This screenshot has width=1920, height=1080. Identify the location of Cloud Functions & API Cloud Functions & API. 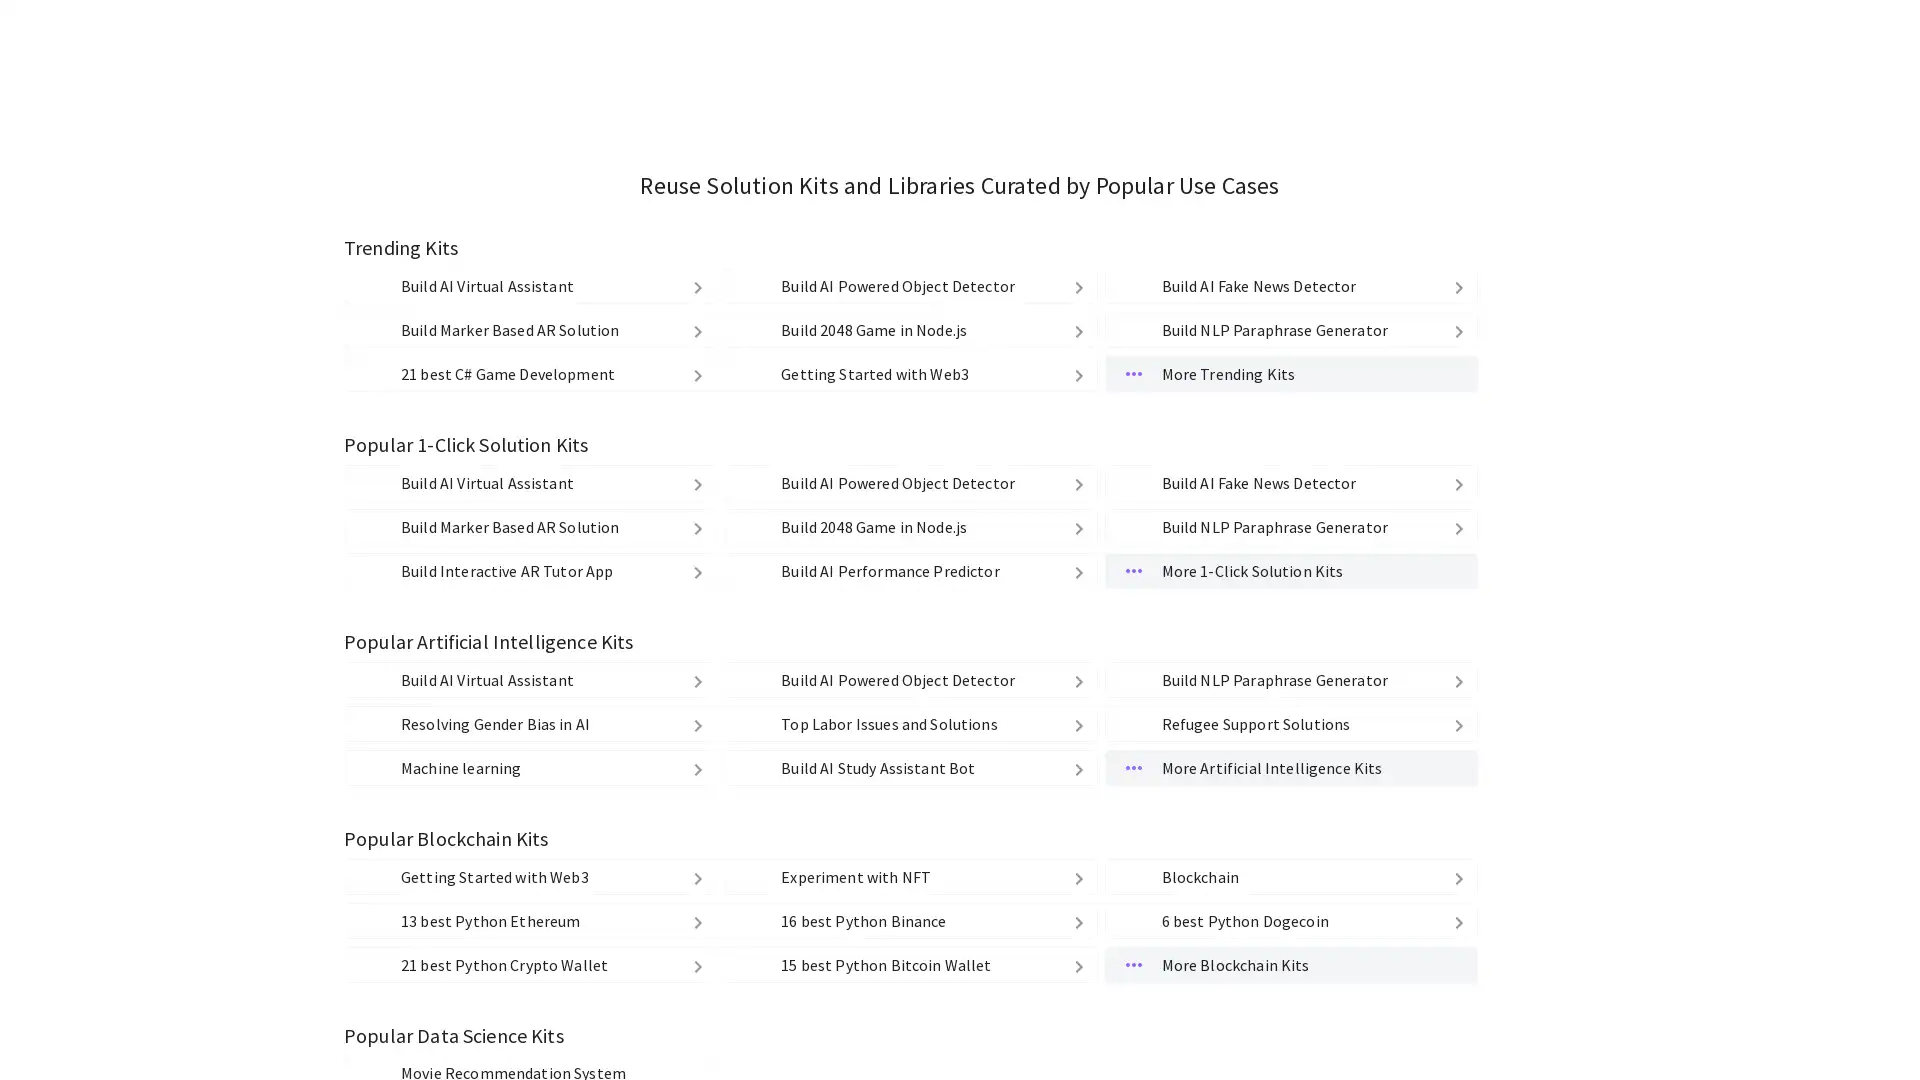
(1297, 589).